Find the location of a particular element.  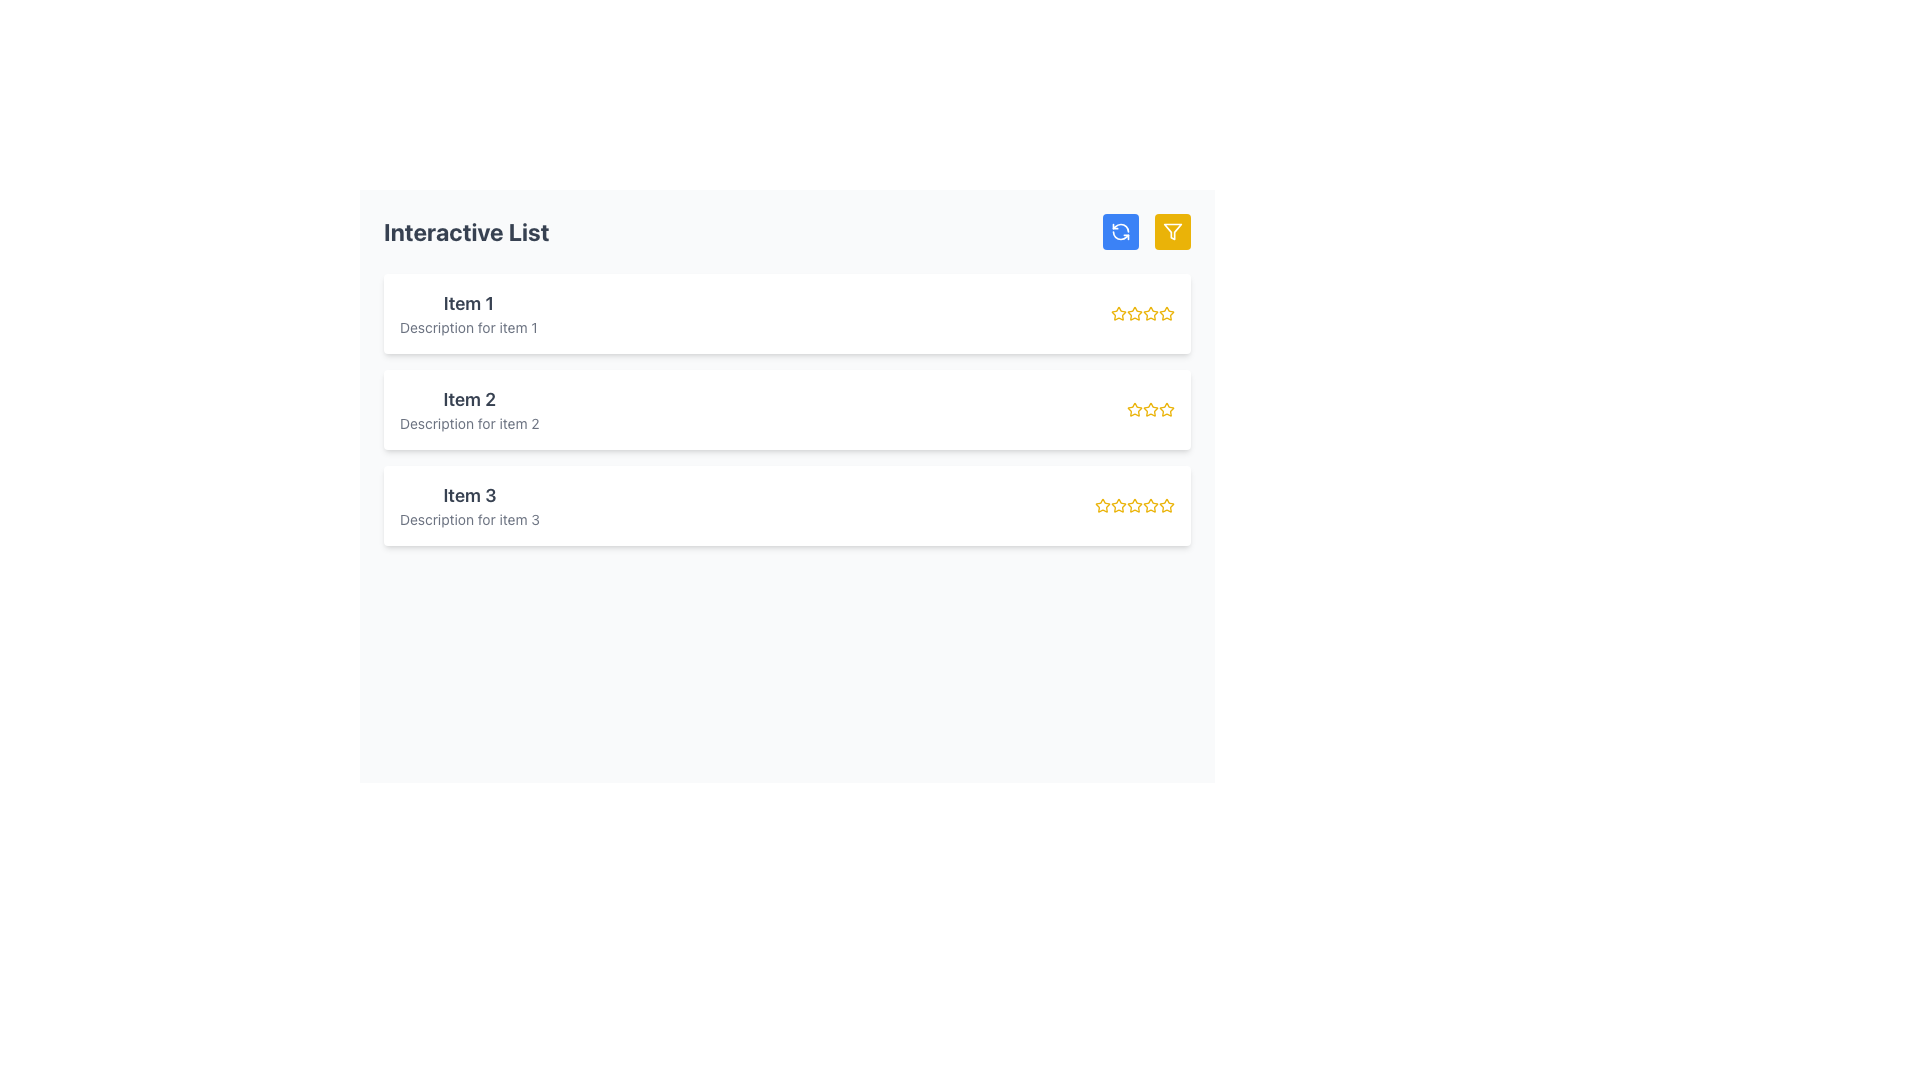

the first yellow star icon in the rating system for 'Item 1' is located at coordinates (1117, 313).